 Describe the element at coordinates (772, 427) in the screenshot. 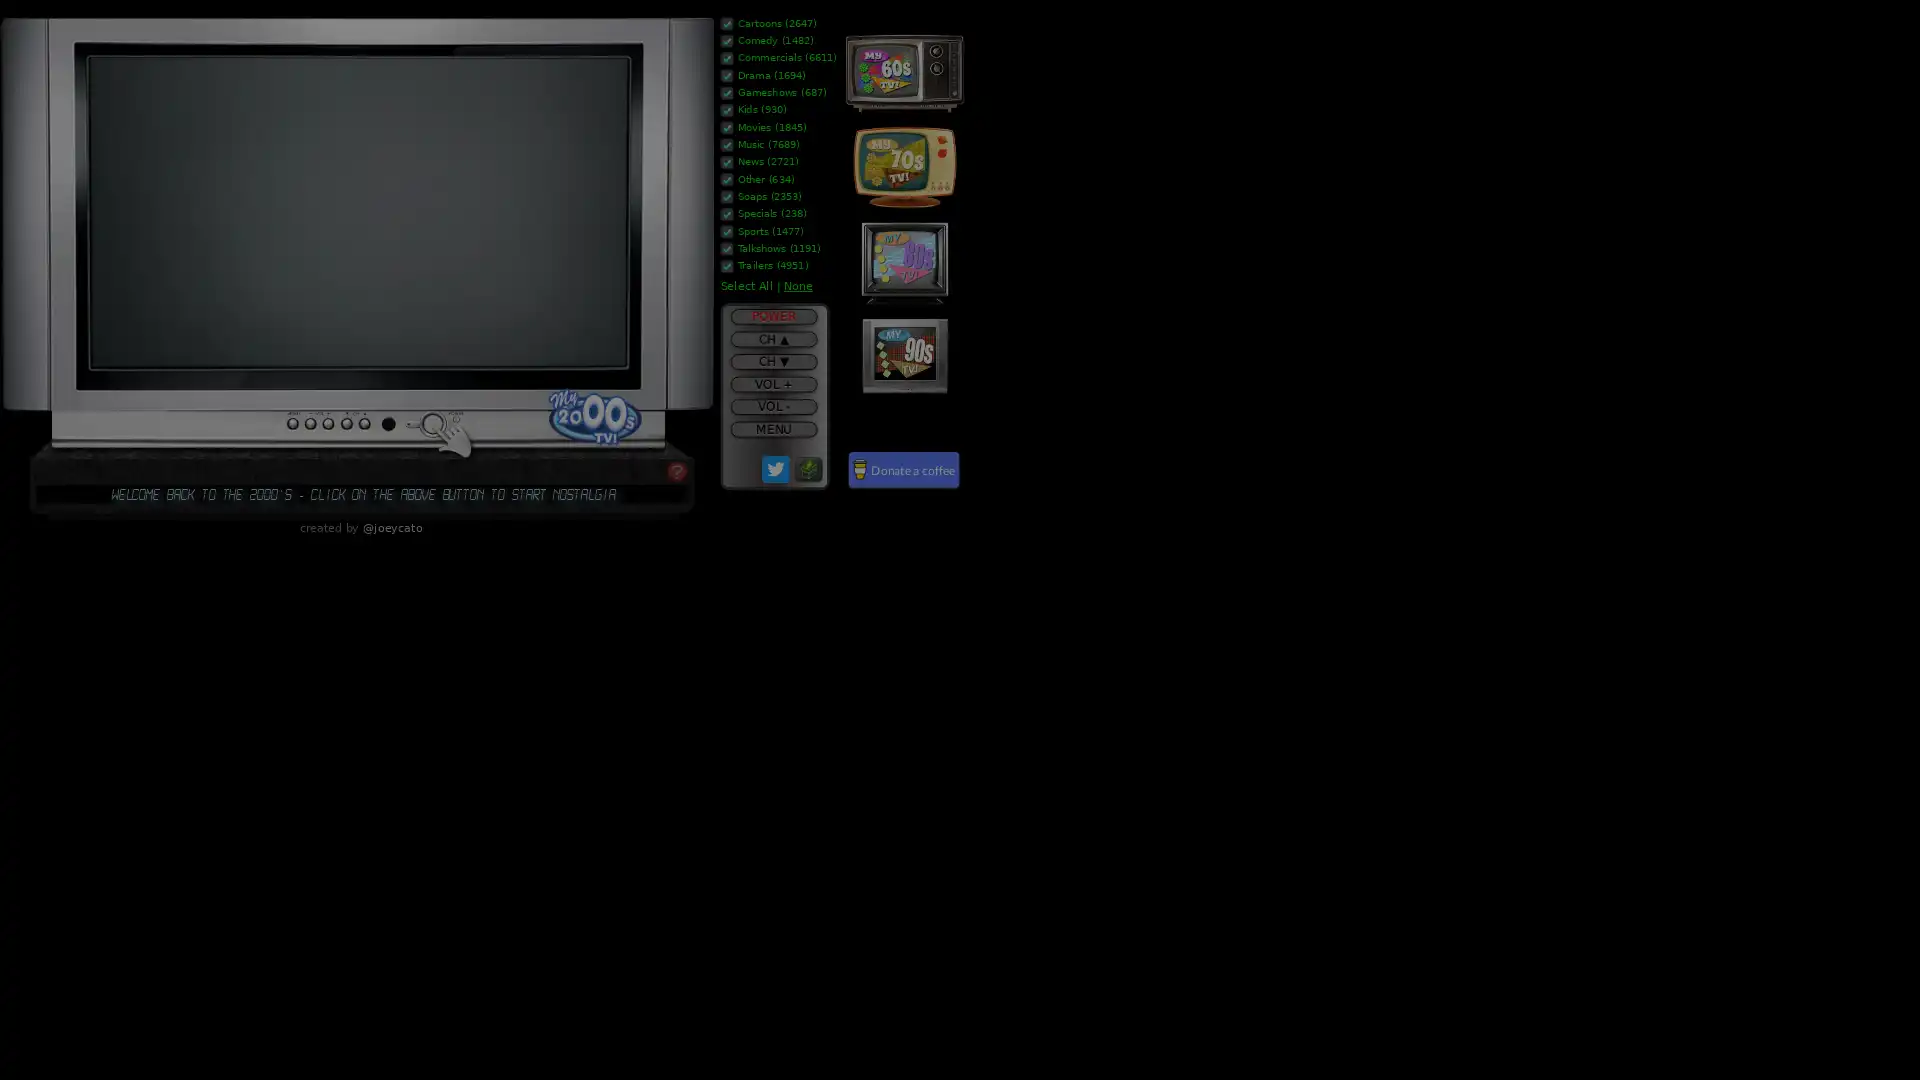

I see `MENU` at that location.